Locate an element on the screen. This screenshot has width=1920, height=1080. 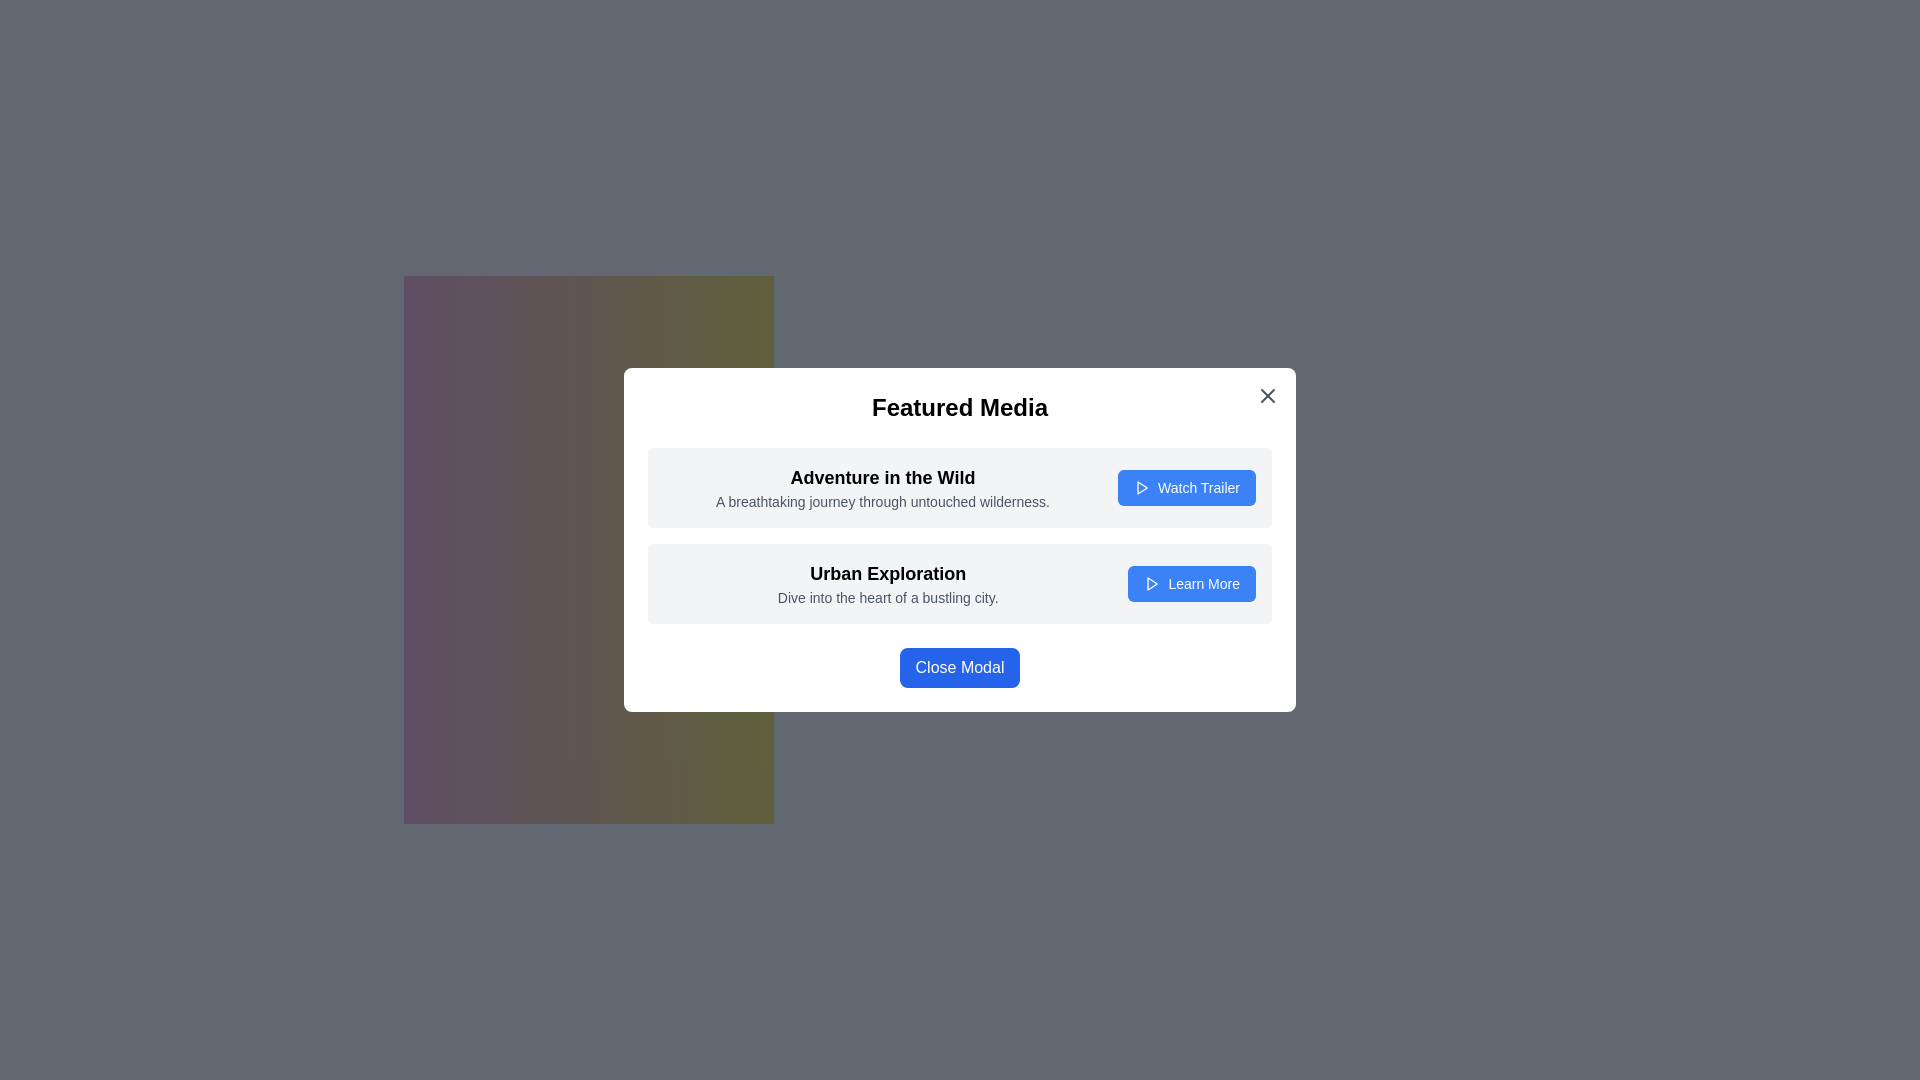
the Text label (Heading) that serves as the title for the modal window, positioned centrally at the topmost section of the modal is located at coordinates (960, 407).